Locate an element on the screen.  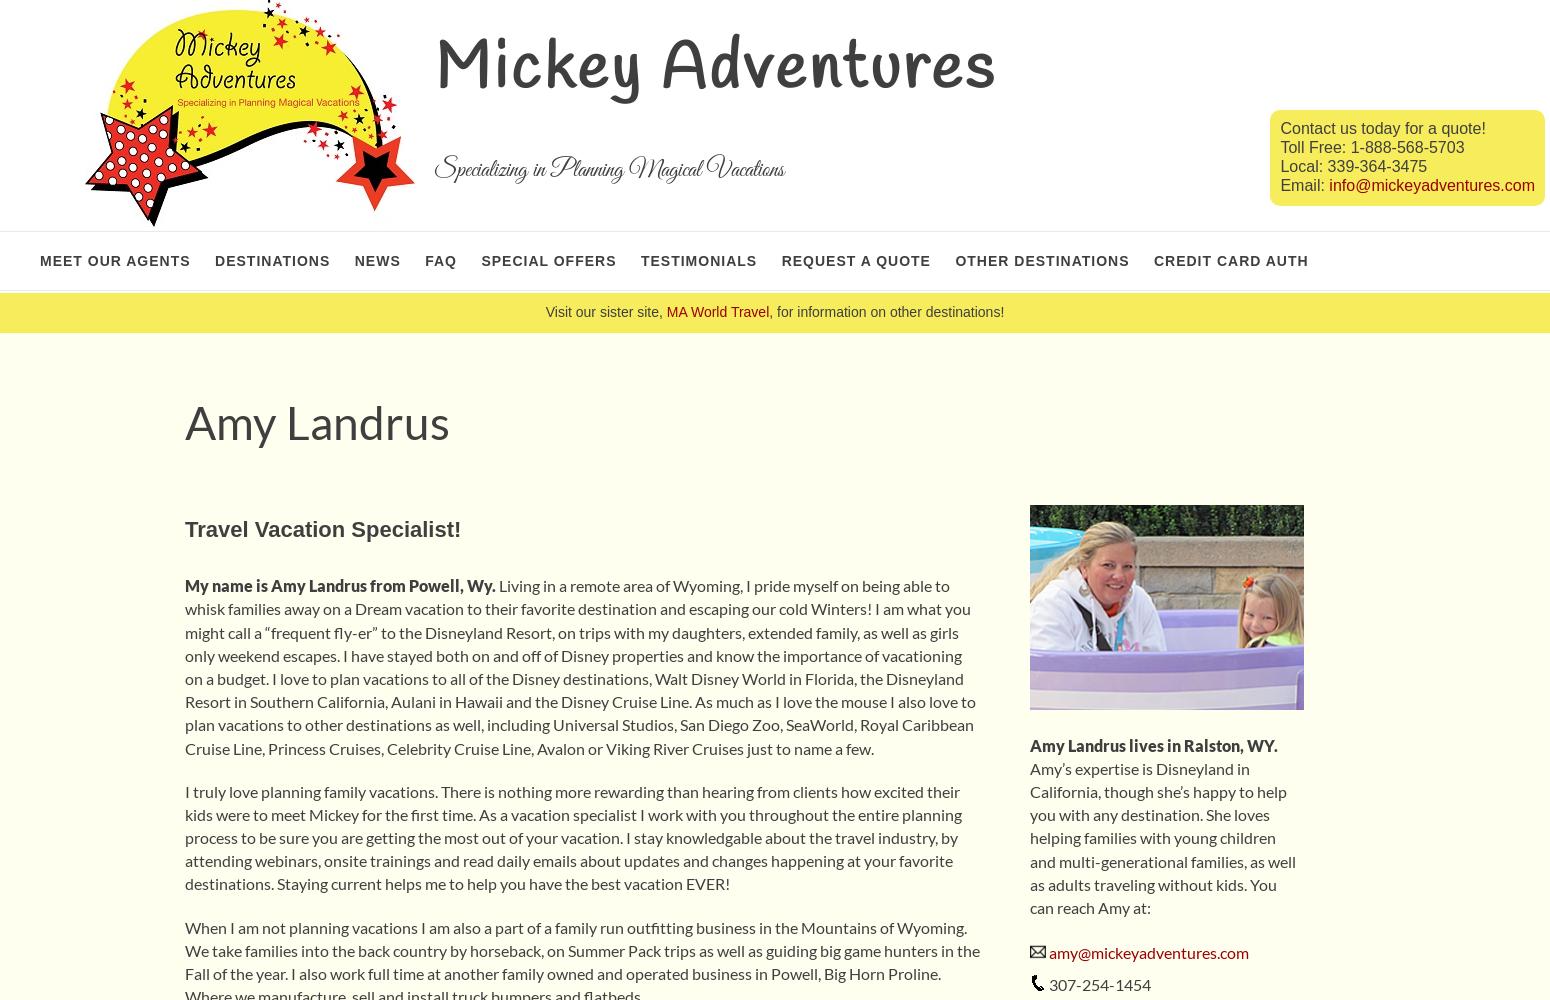
'Toll Free:' is located at coordinates (1314, 147).